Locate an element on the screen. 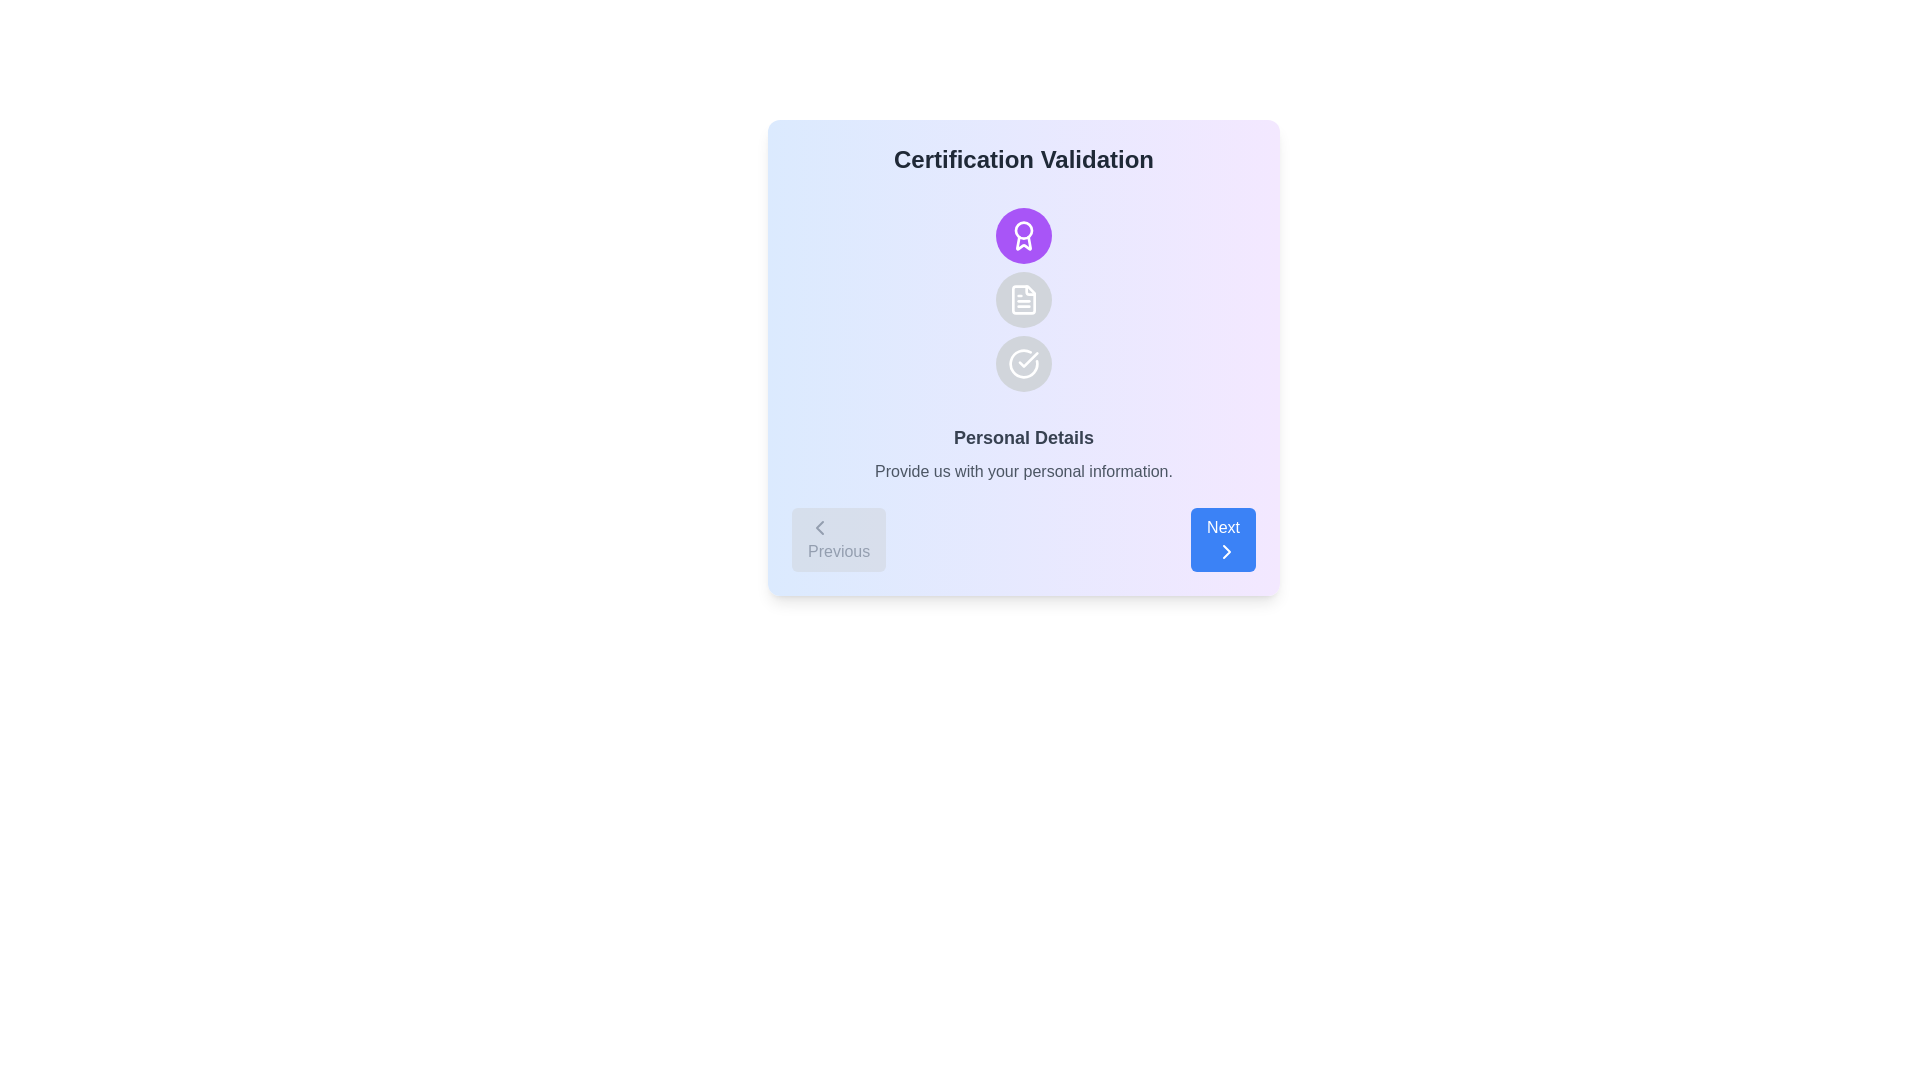 The height and width of the screenshot is (1080, 1920). the 'Previous' icon located in the bottom-left corner of the modal interface is located at coordinates (820, 527).